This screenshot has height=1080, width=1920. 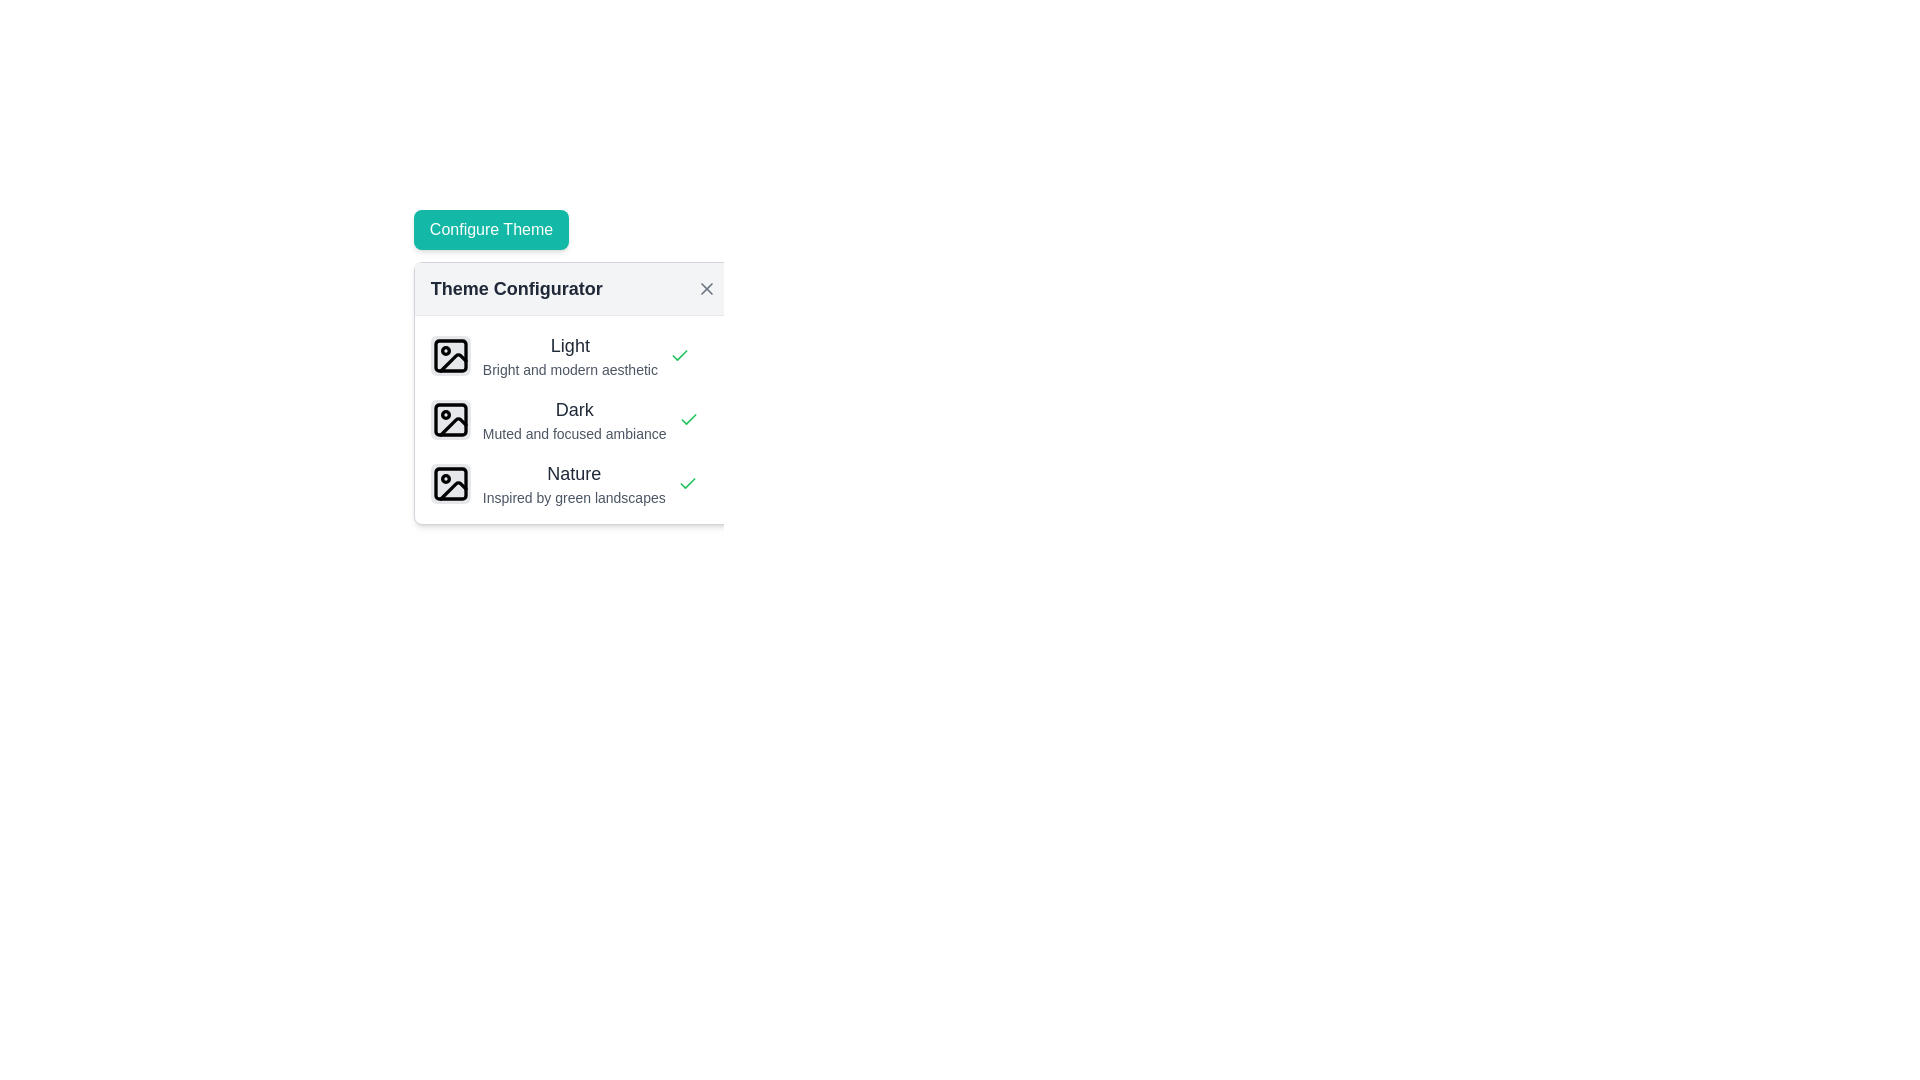 I want to click on the descriptive title text label for the 'Theme Configurator' panel, which is centrally positioned in the header area and located to the left of the close button, so click(x=516, y=289).